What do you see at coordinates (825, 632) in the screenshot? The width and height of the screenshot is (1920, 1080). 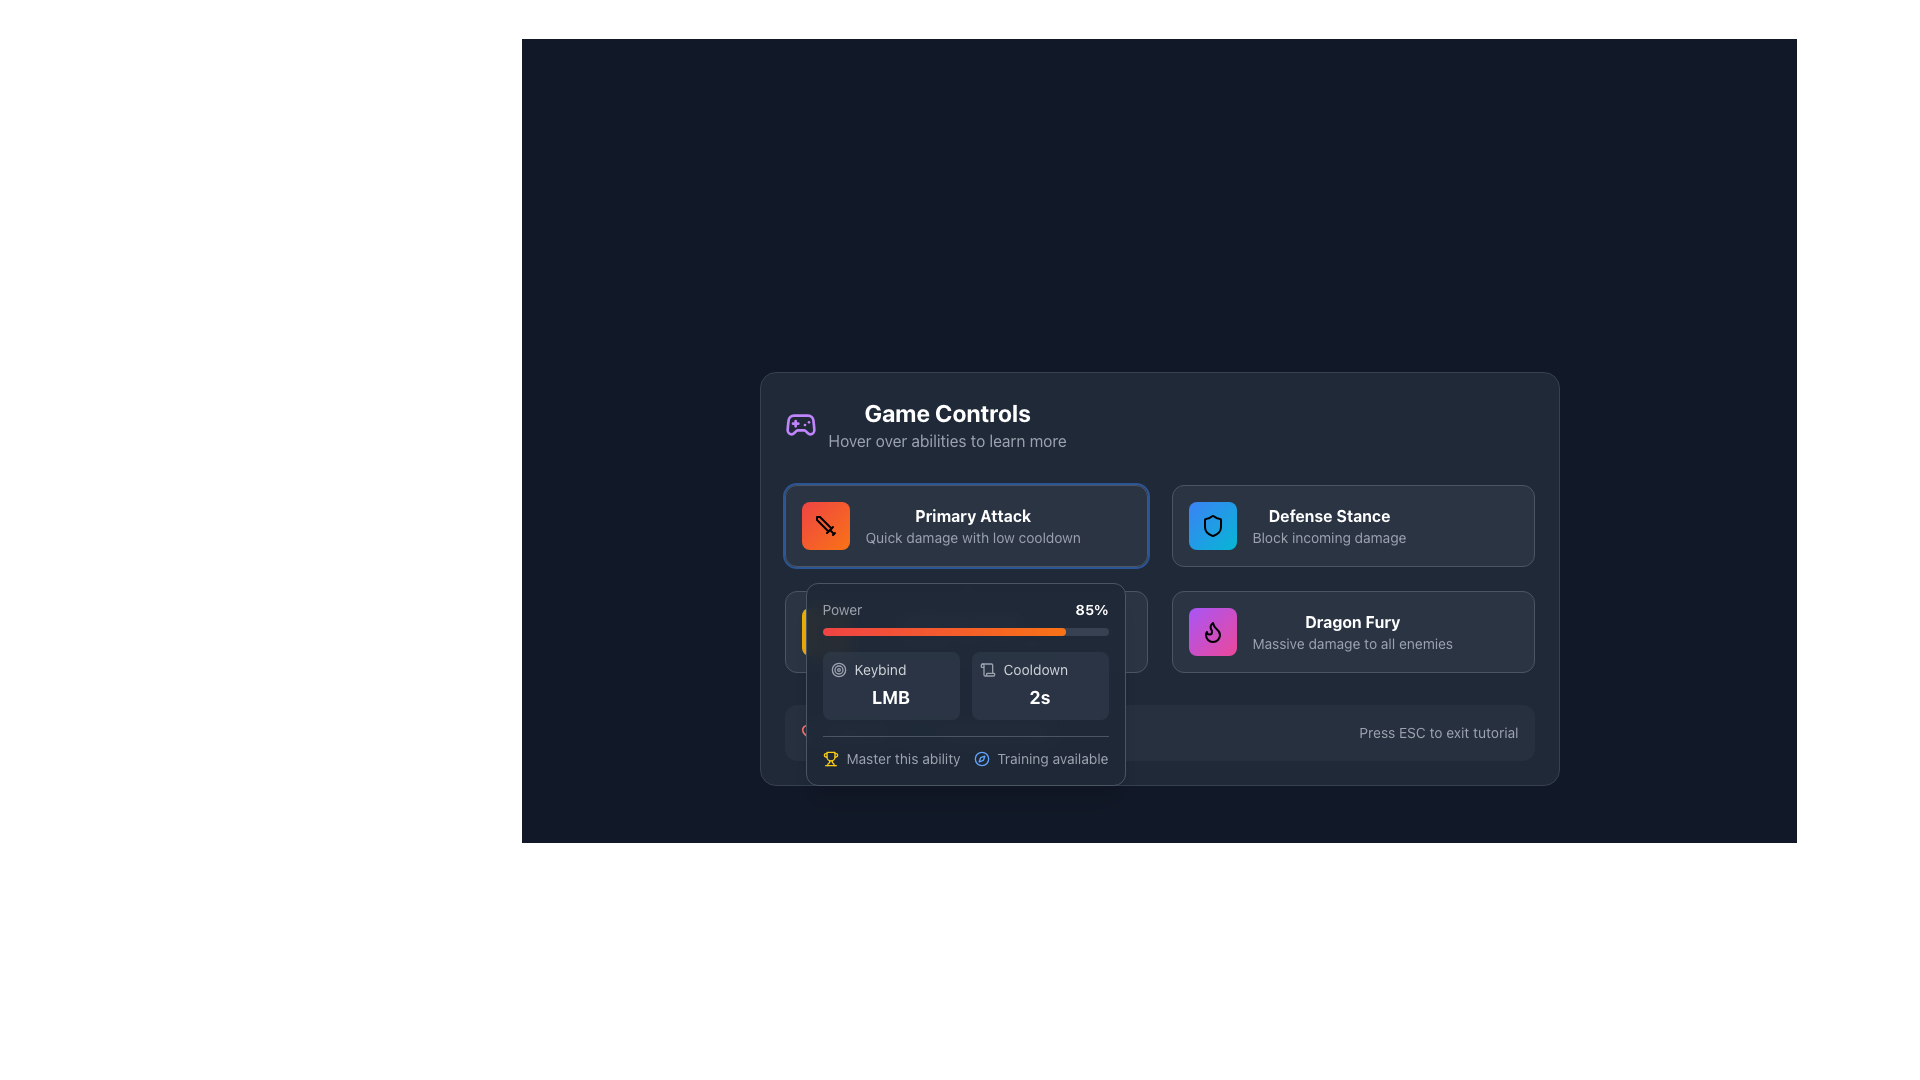 I see `the SVG icon indicating power or energy, located at the bottom-left corner of the game control panel near the power bar labeled 'Power 85%'` at bounding box center [825, 632].